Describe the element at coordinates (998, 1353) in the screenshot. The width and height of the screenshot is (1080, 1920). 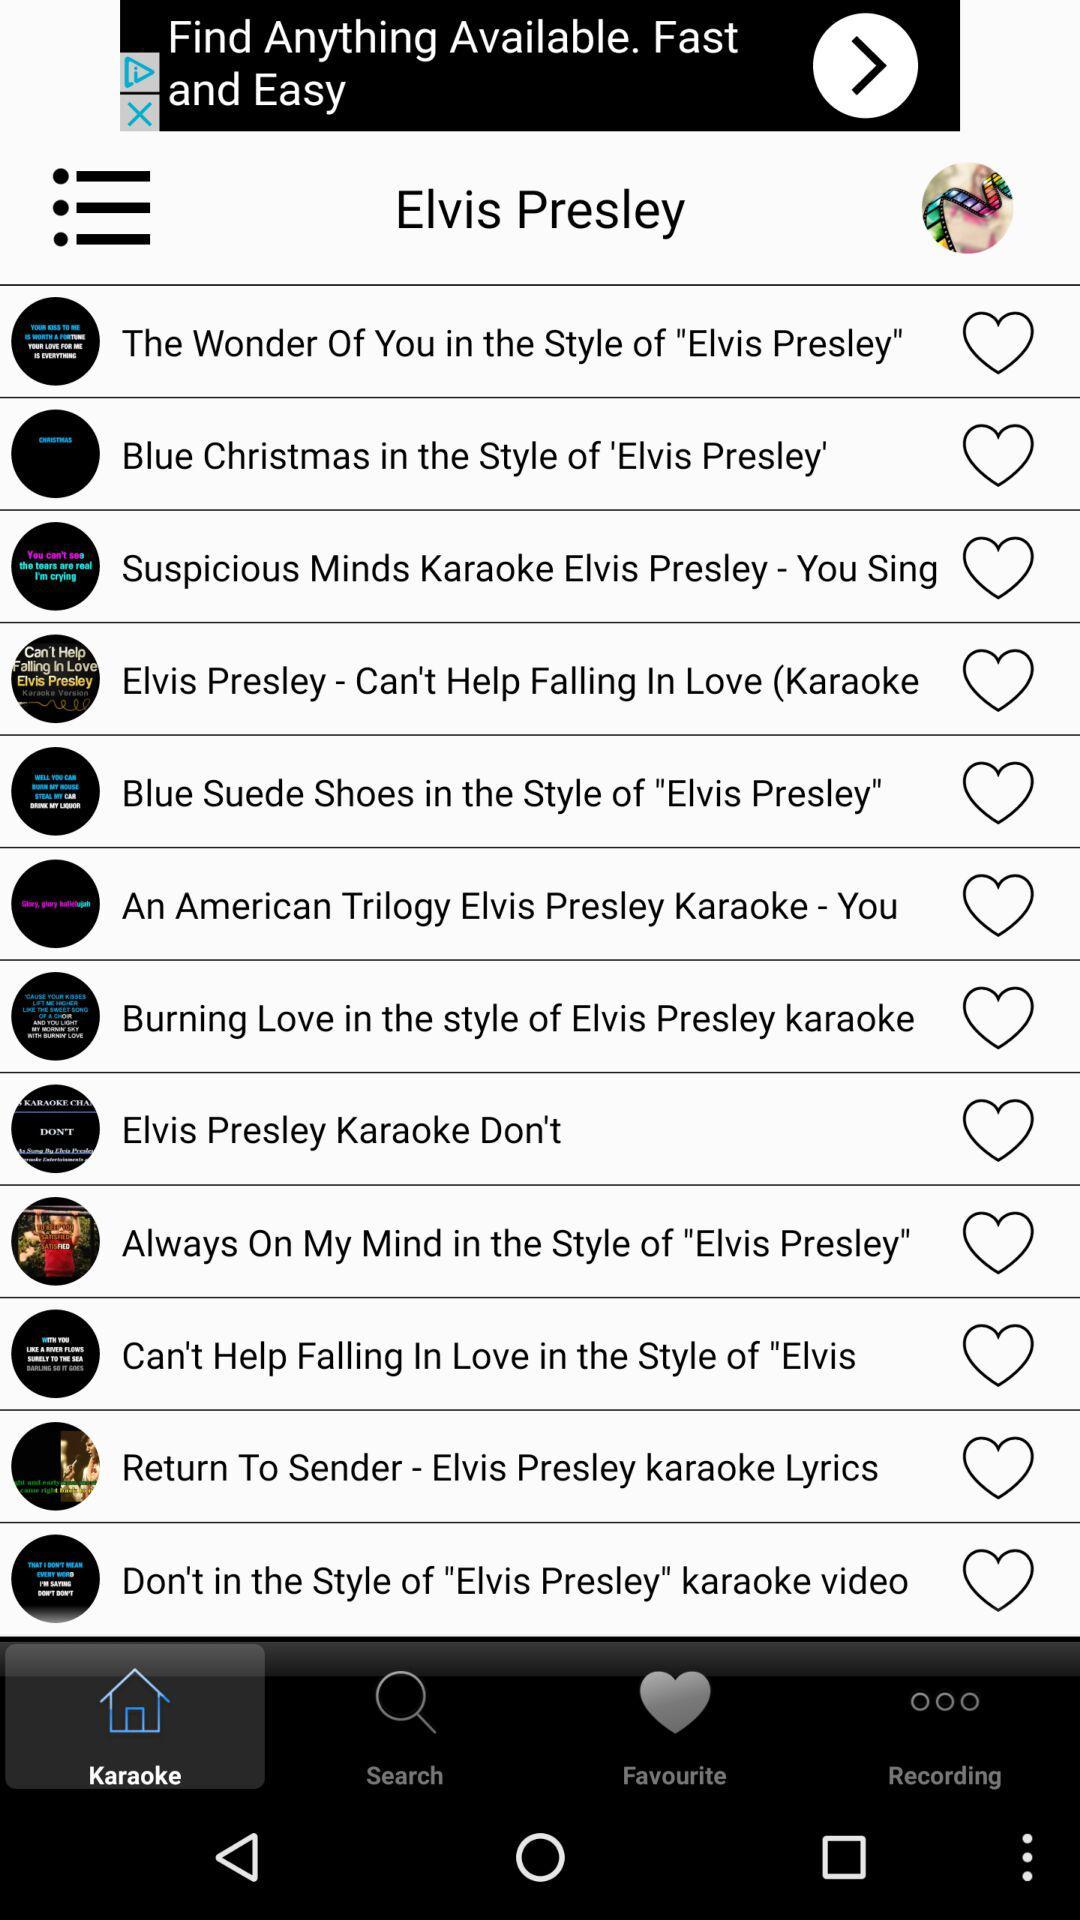
I see `like option` at that location.